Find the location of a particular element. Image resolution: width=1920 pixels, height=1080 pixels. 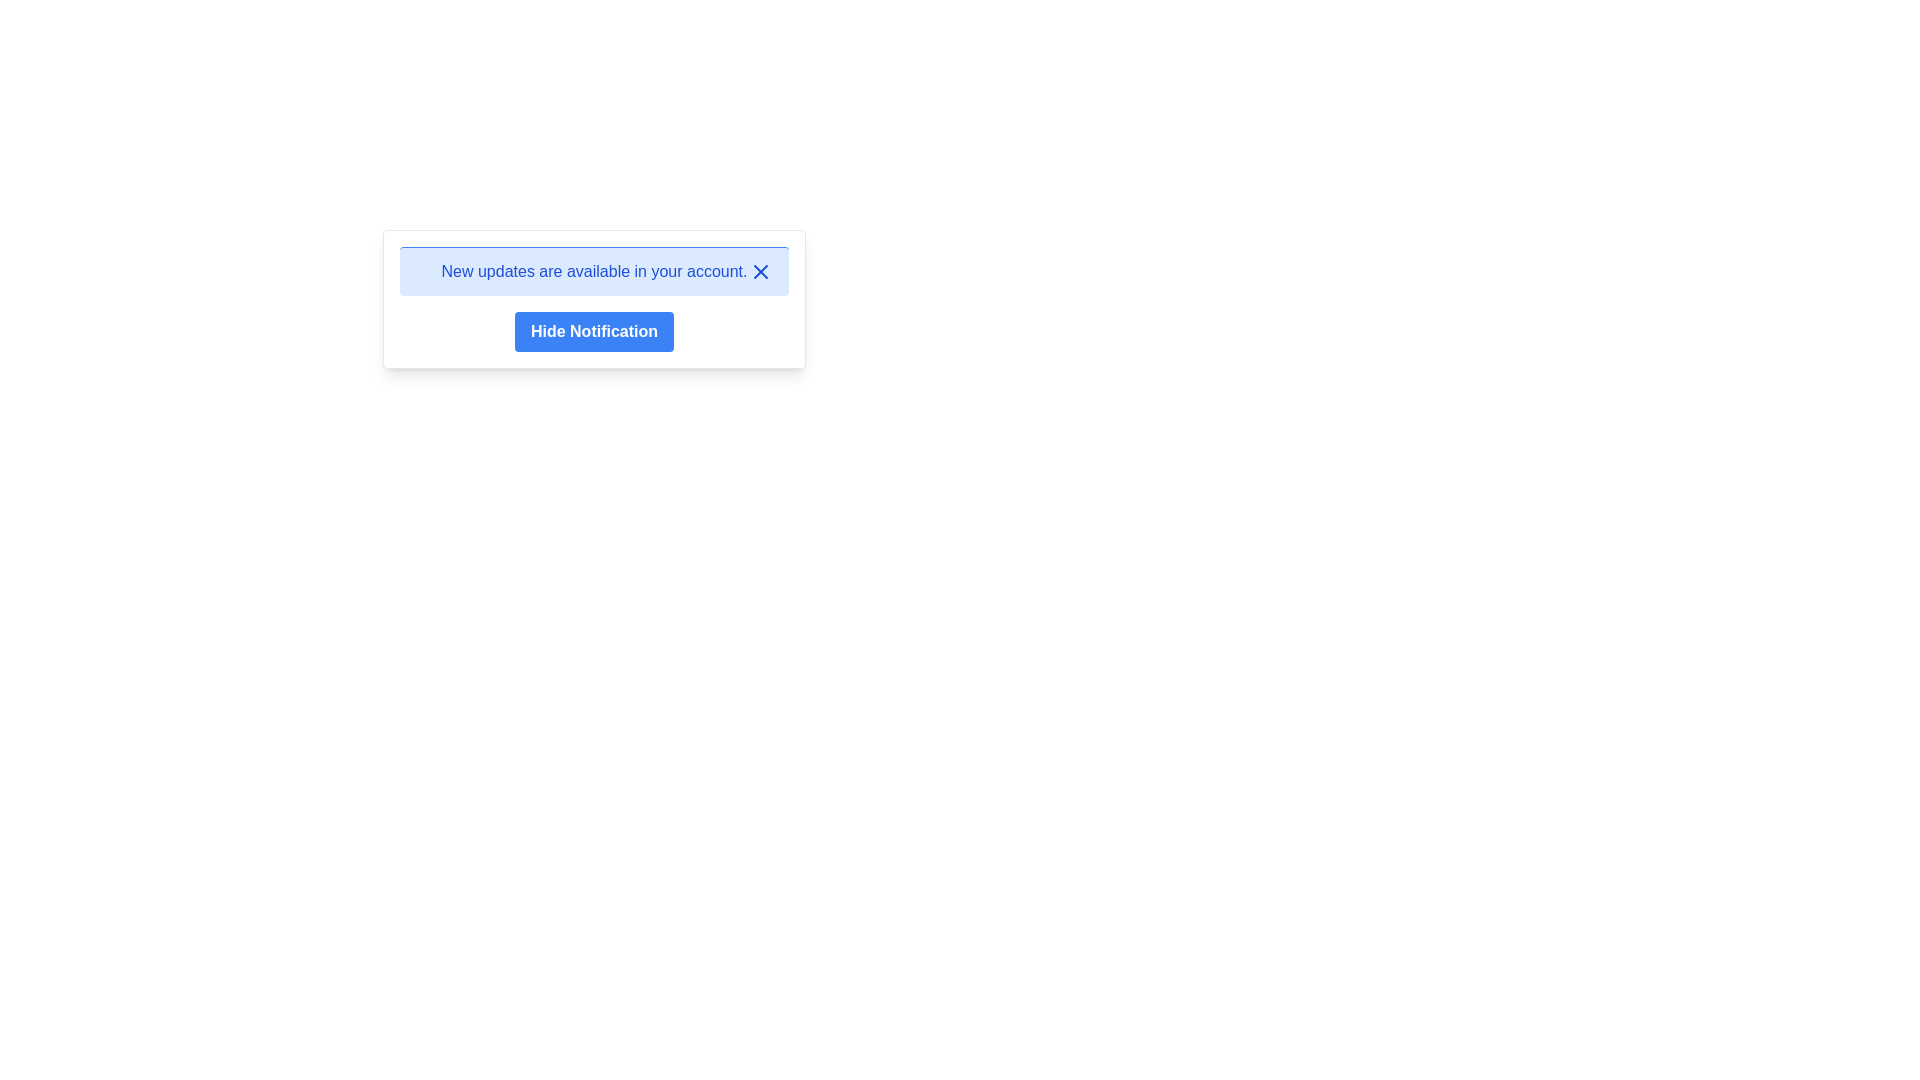

the close button icon in the top right corner of the notification box is located at coordinates (760, 272).